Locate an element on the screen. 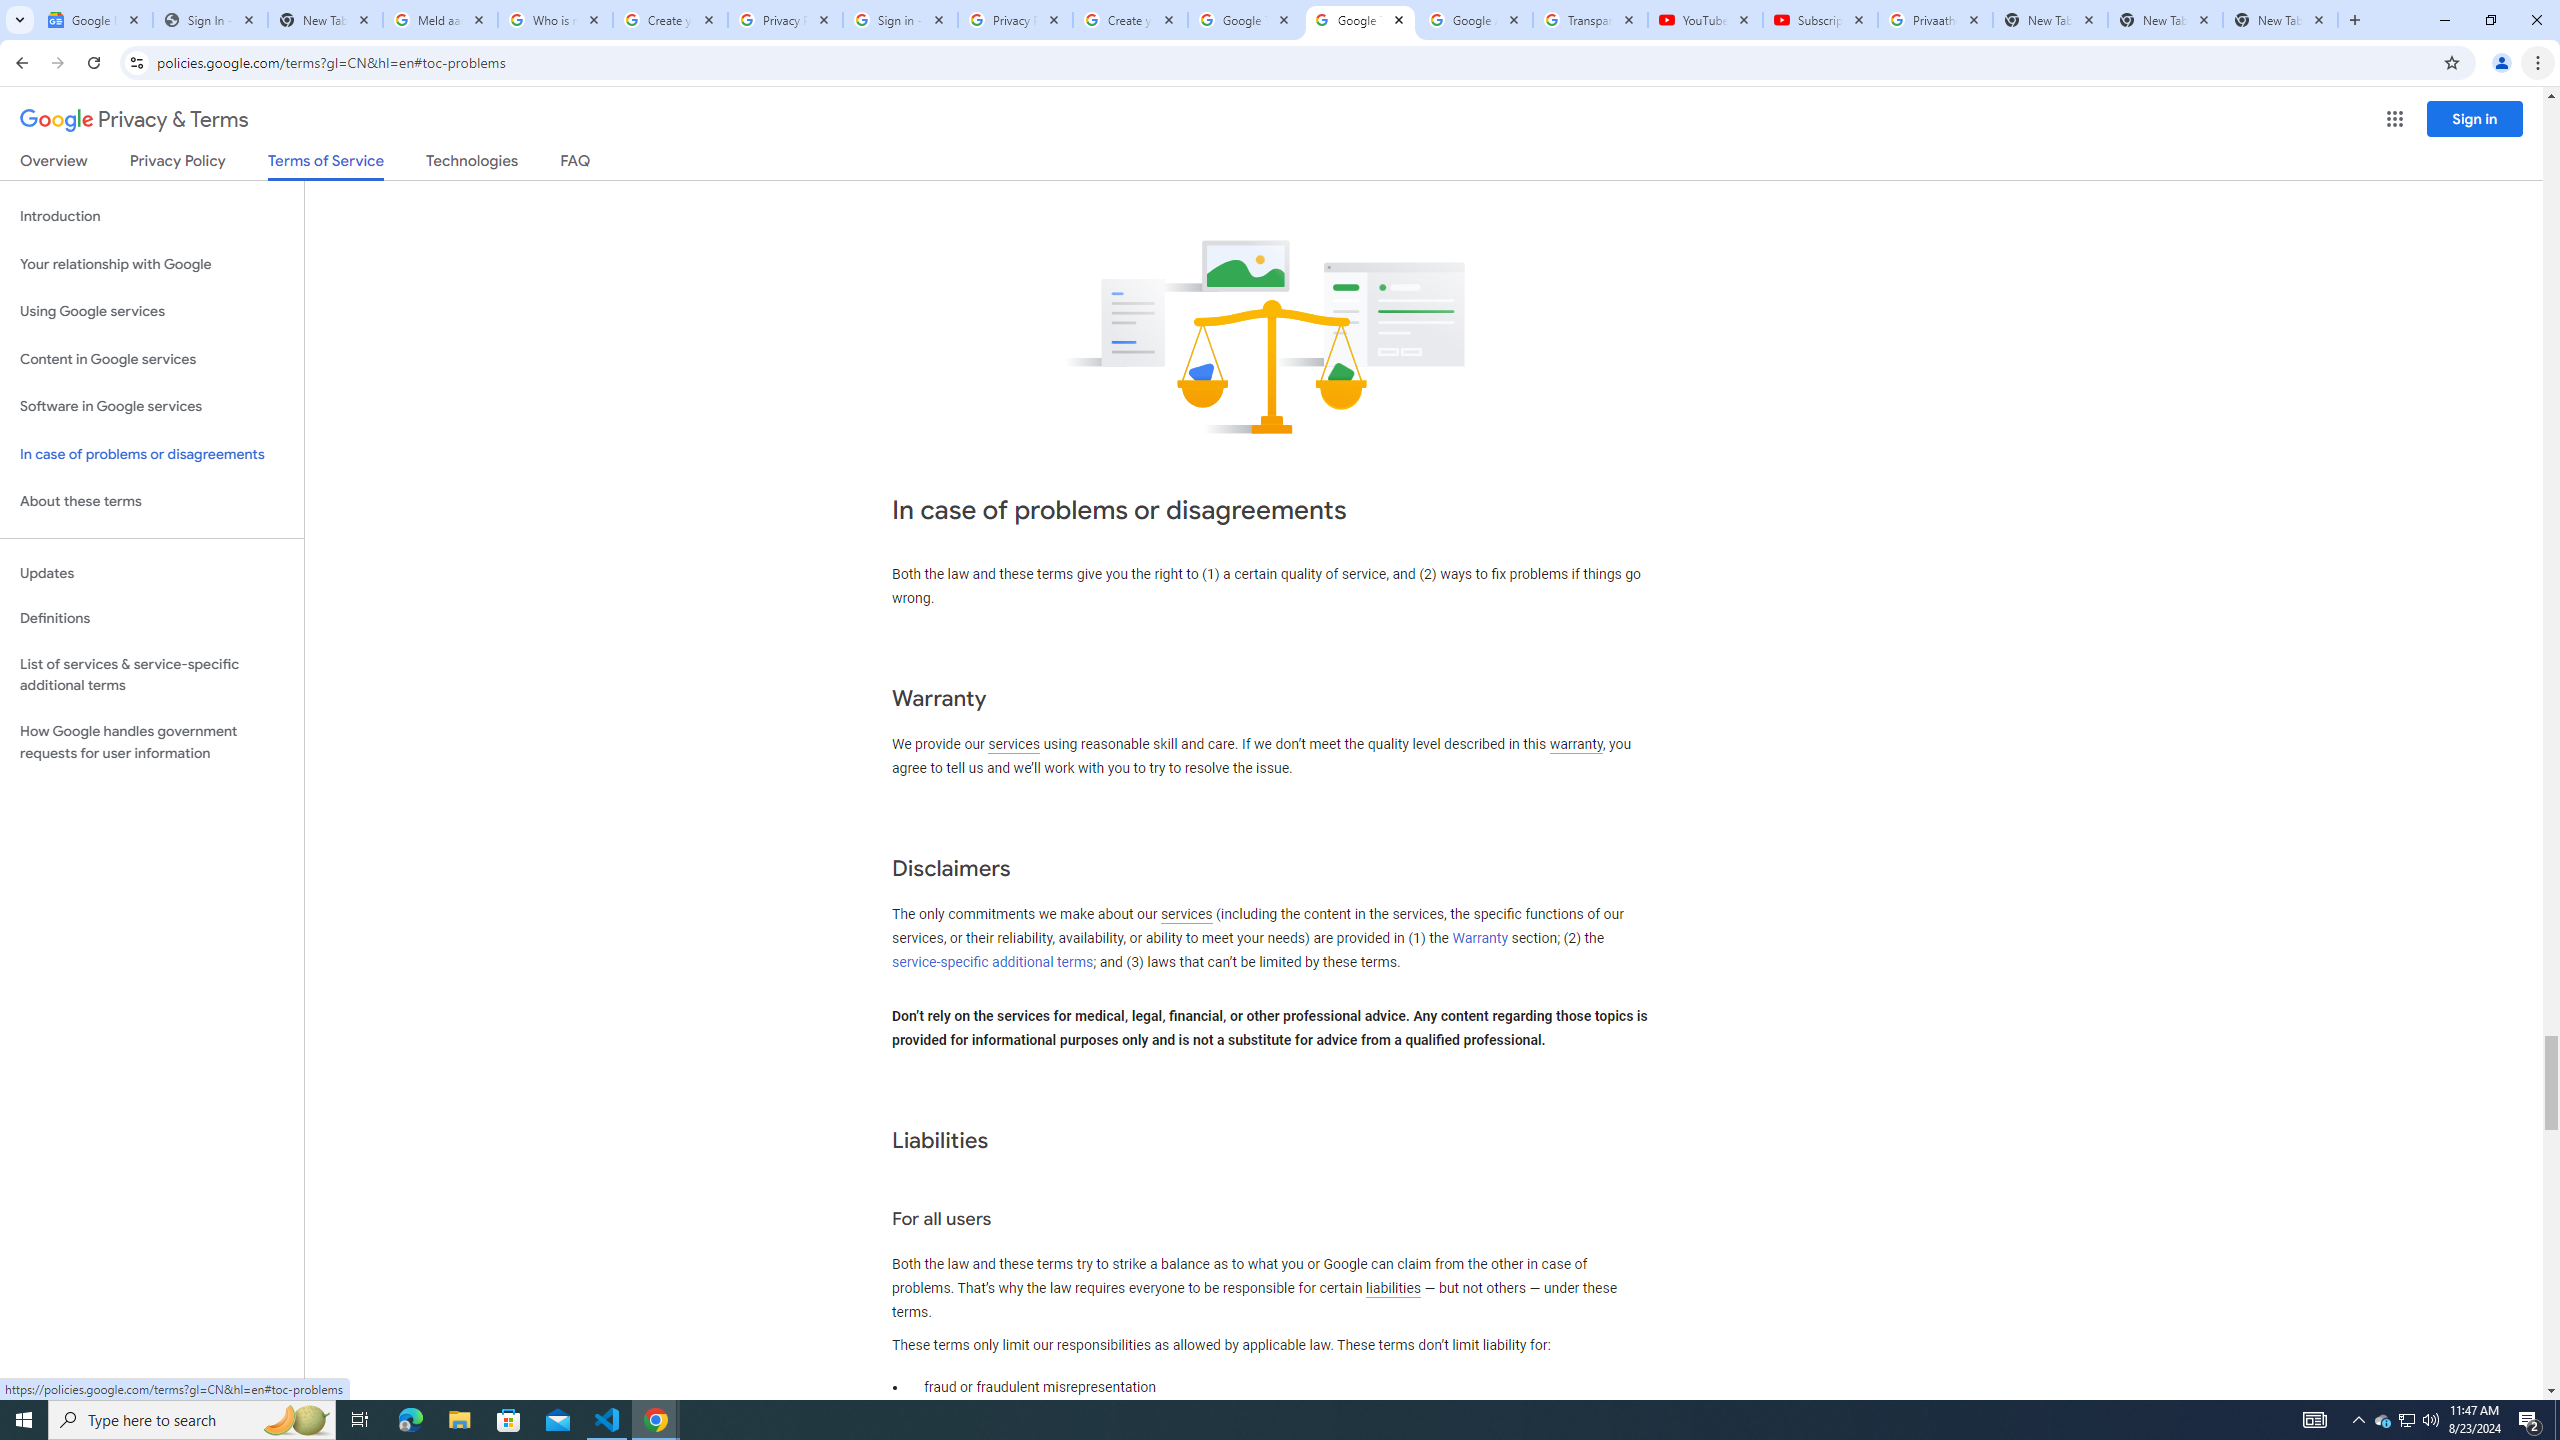  'Privacy Policy' is located at coordinates (175, 164).